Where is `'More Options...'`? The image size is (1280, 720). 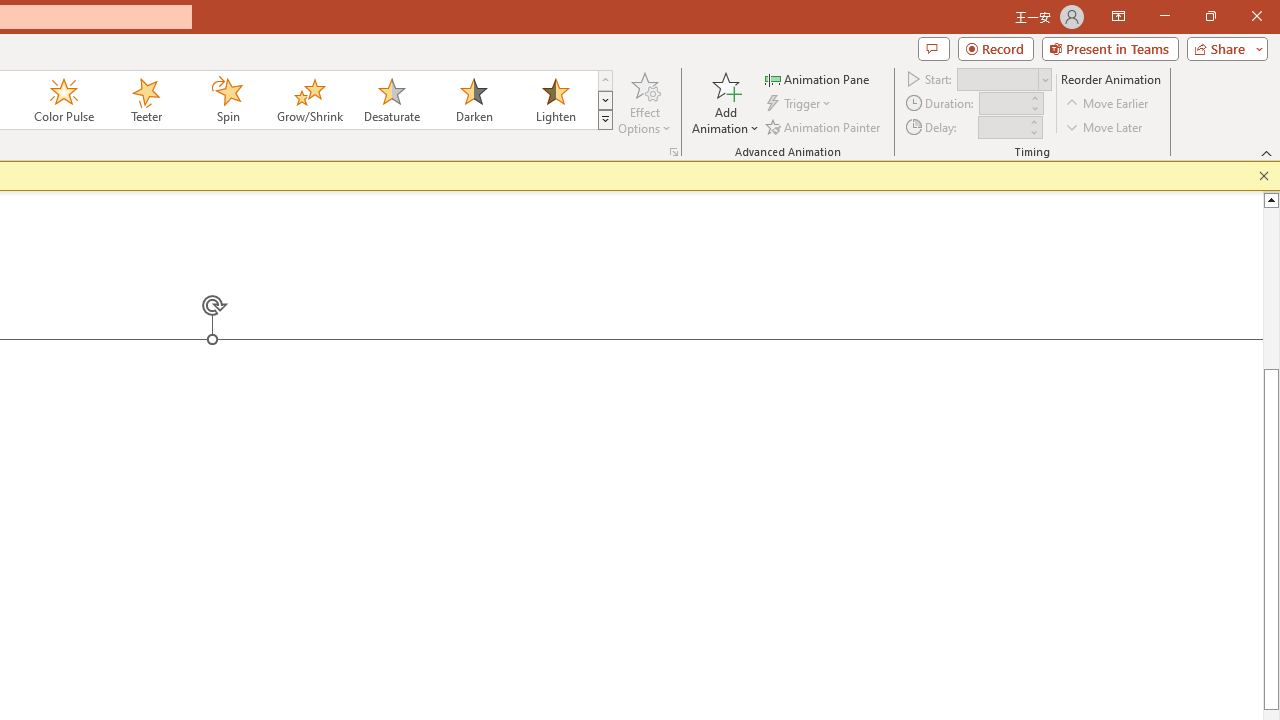
'More Options...' is located at coordinates (673, 150).